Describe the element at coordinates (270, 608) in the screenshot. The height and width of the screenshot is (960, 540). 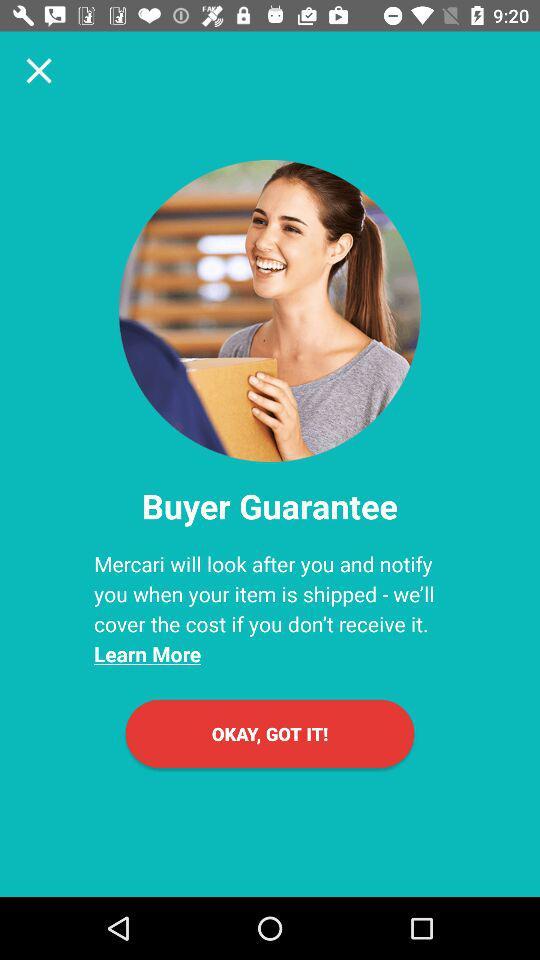
I see `icon above the okay, got it!` at that location.